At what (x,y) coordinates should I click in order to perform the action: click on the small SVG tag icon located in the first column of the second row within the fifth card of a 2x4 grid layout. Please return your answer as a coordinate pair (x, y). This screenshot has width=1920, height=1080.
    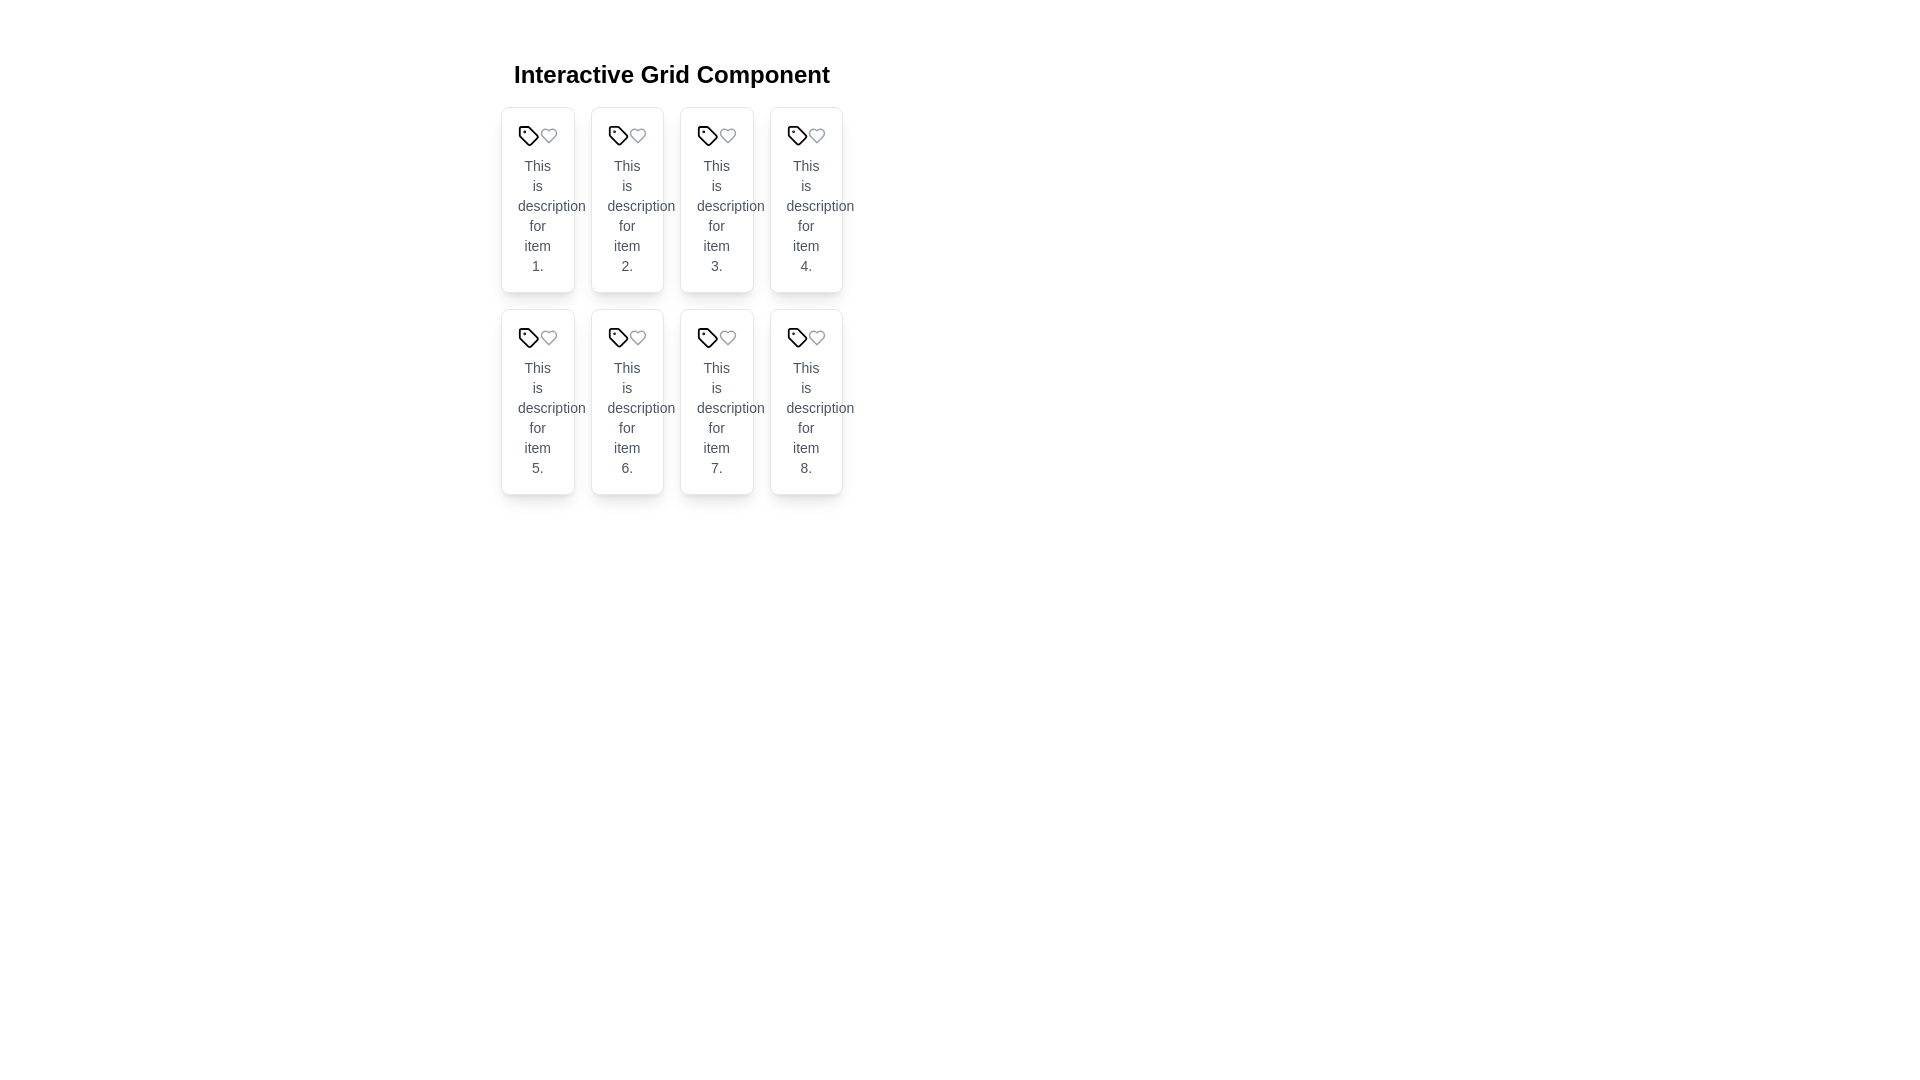
    Looking at the image, I should click on (528, 337).